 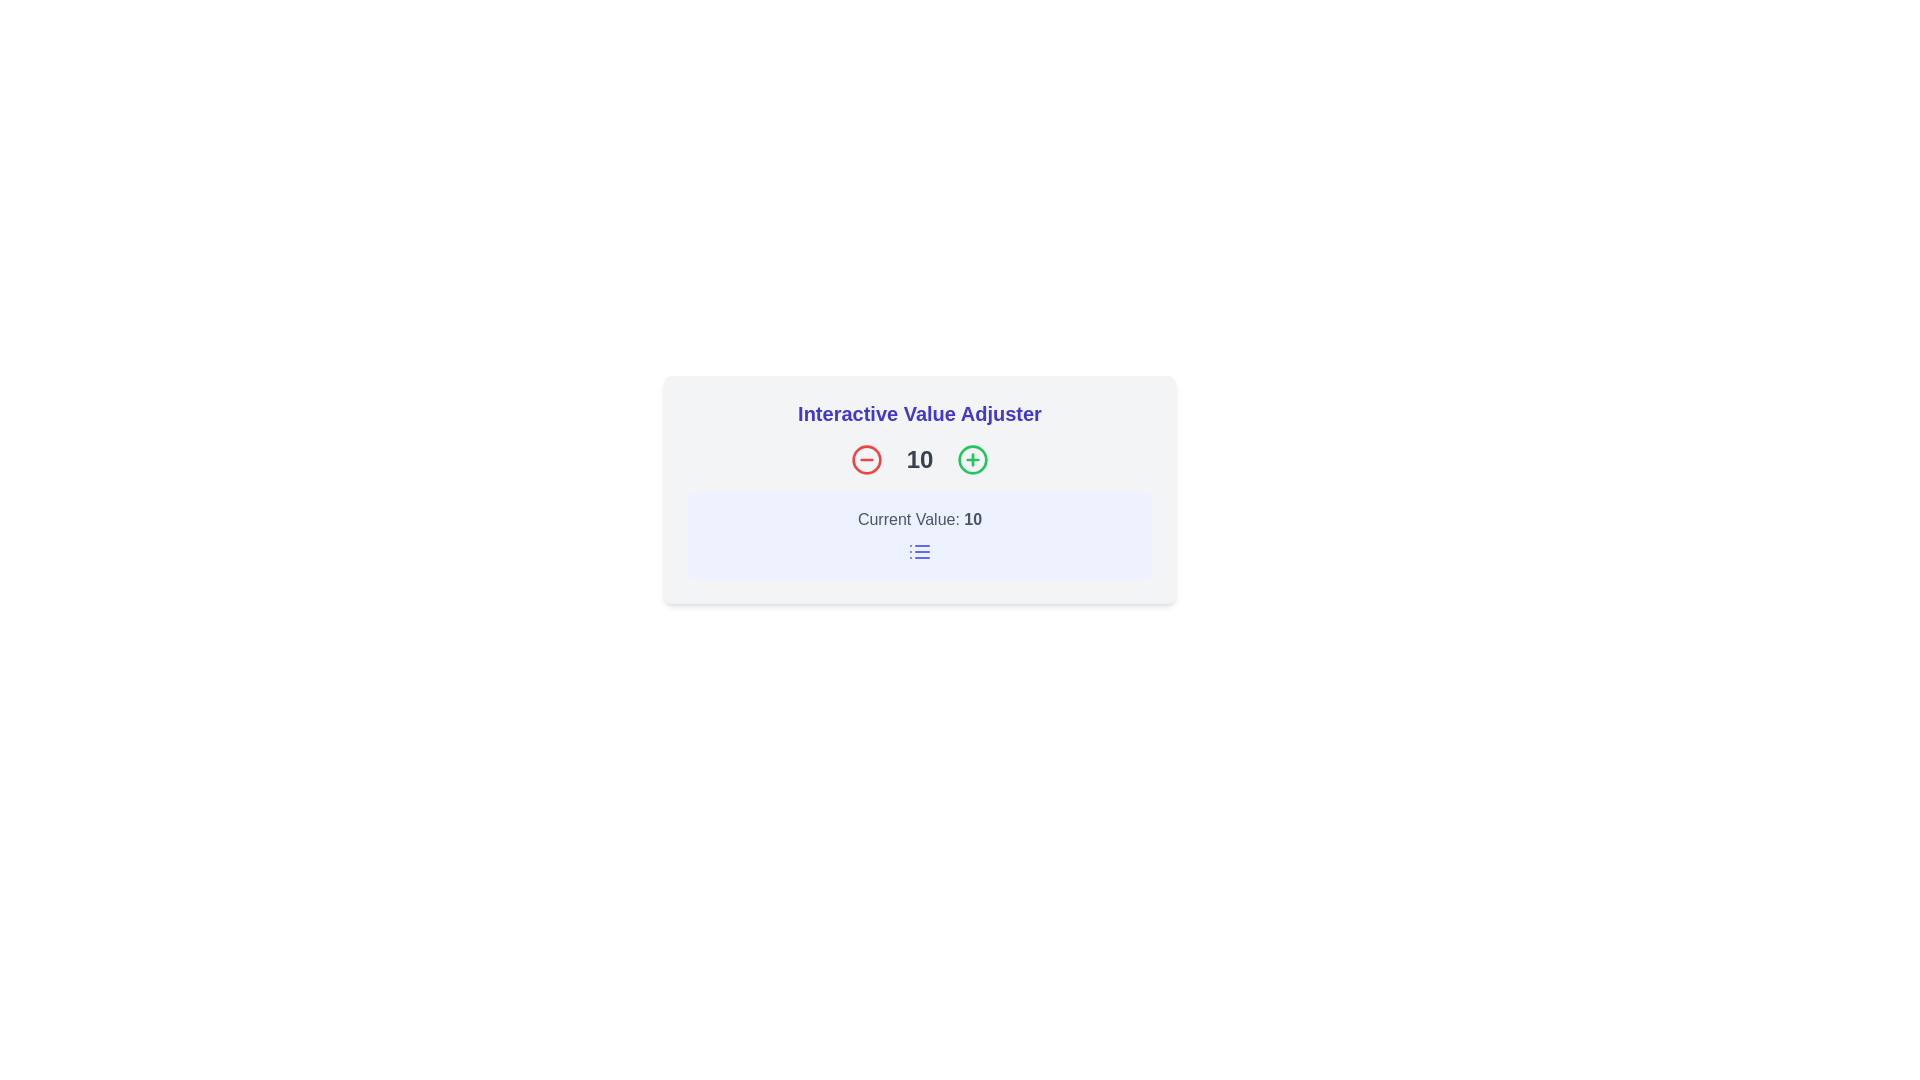 I want to click on the Text Display that shows the current value of the counter, positioned centrally between the minus and plus buttons, so click(x=919, y=459).